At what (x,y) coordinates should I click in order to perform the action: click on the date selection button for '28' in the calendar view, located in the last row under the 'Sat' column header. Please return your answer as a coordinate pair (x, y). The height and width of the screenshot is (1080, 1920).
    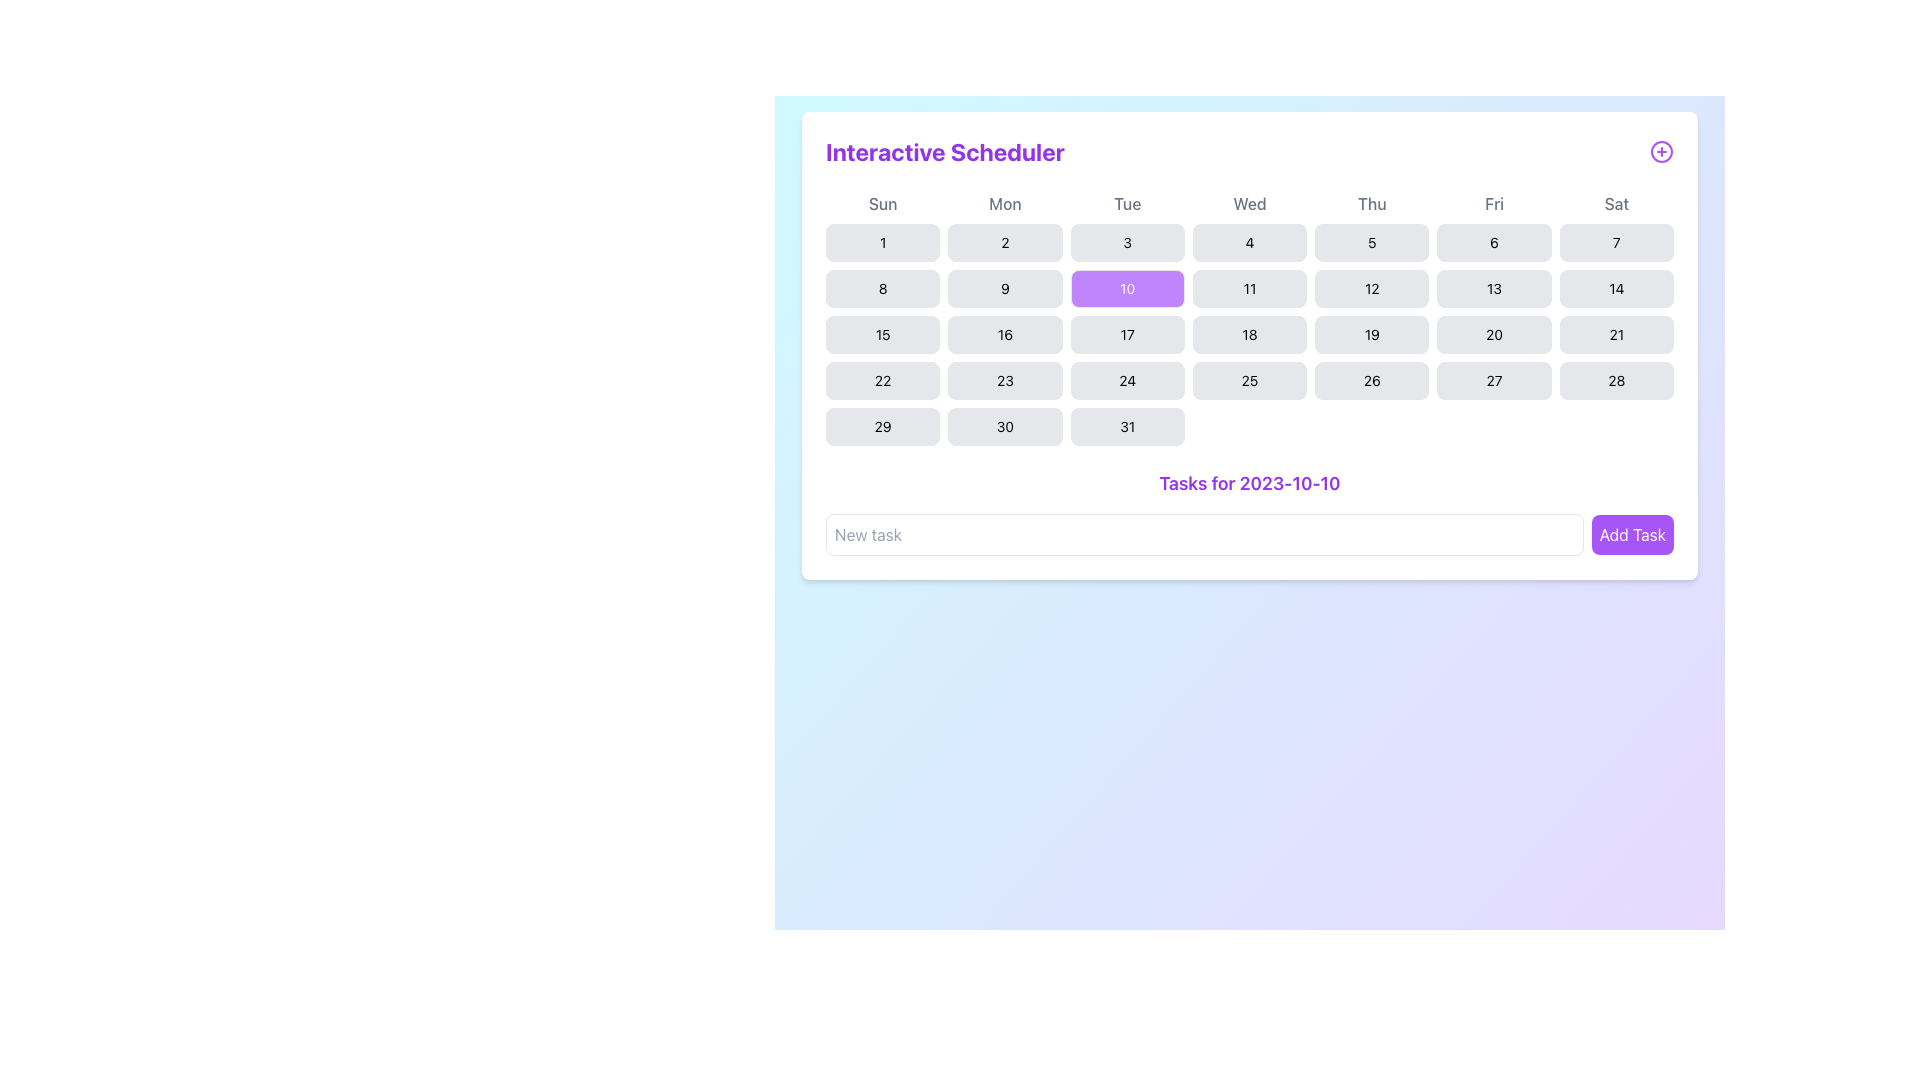
    Looking at the image, I should click on (1616, 381).